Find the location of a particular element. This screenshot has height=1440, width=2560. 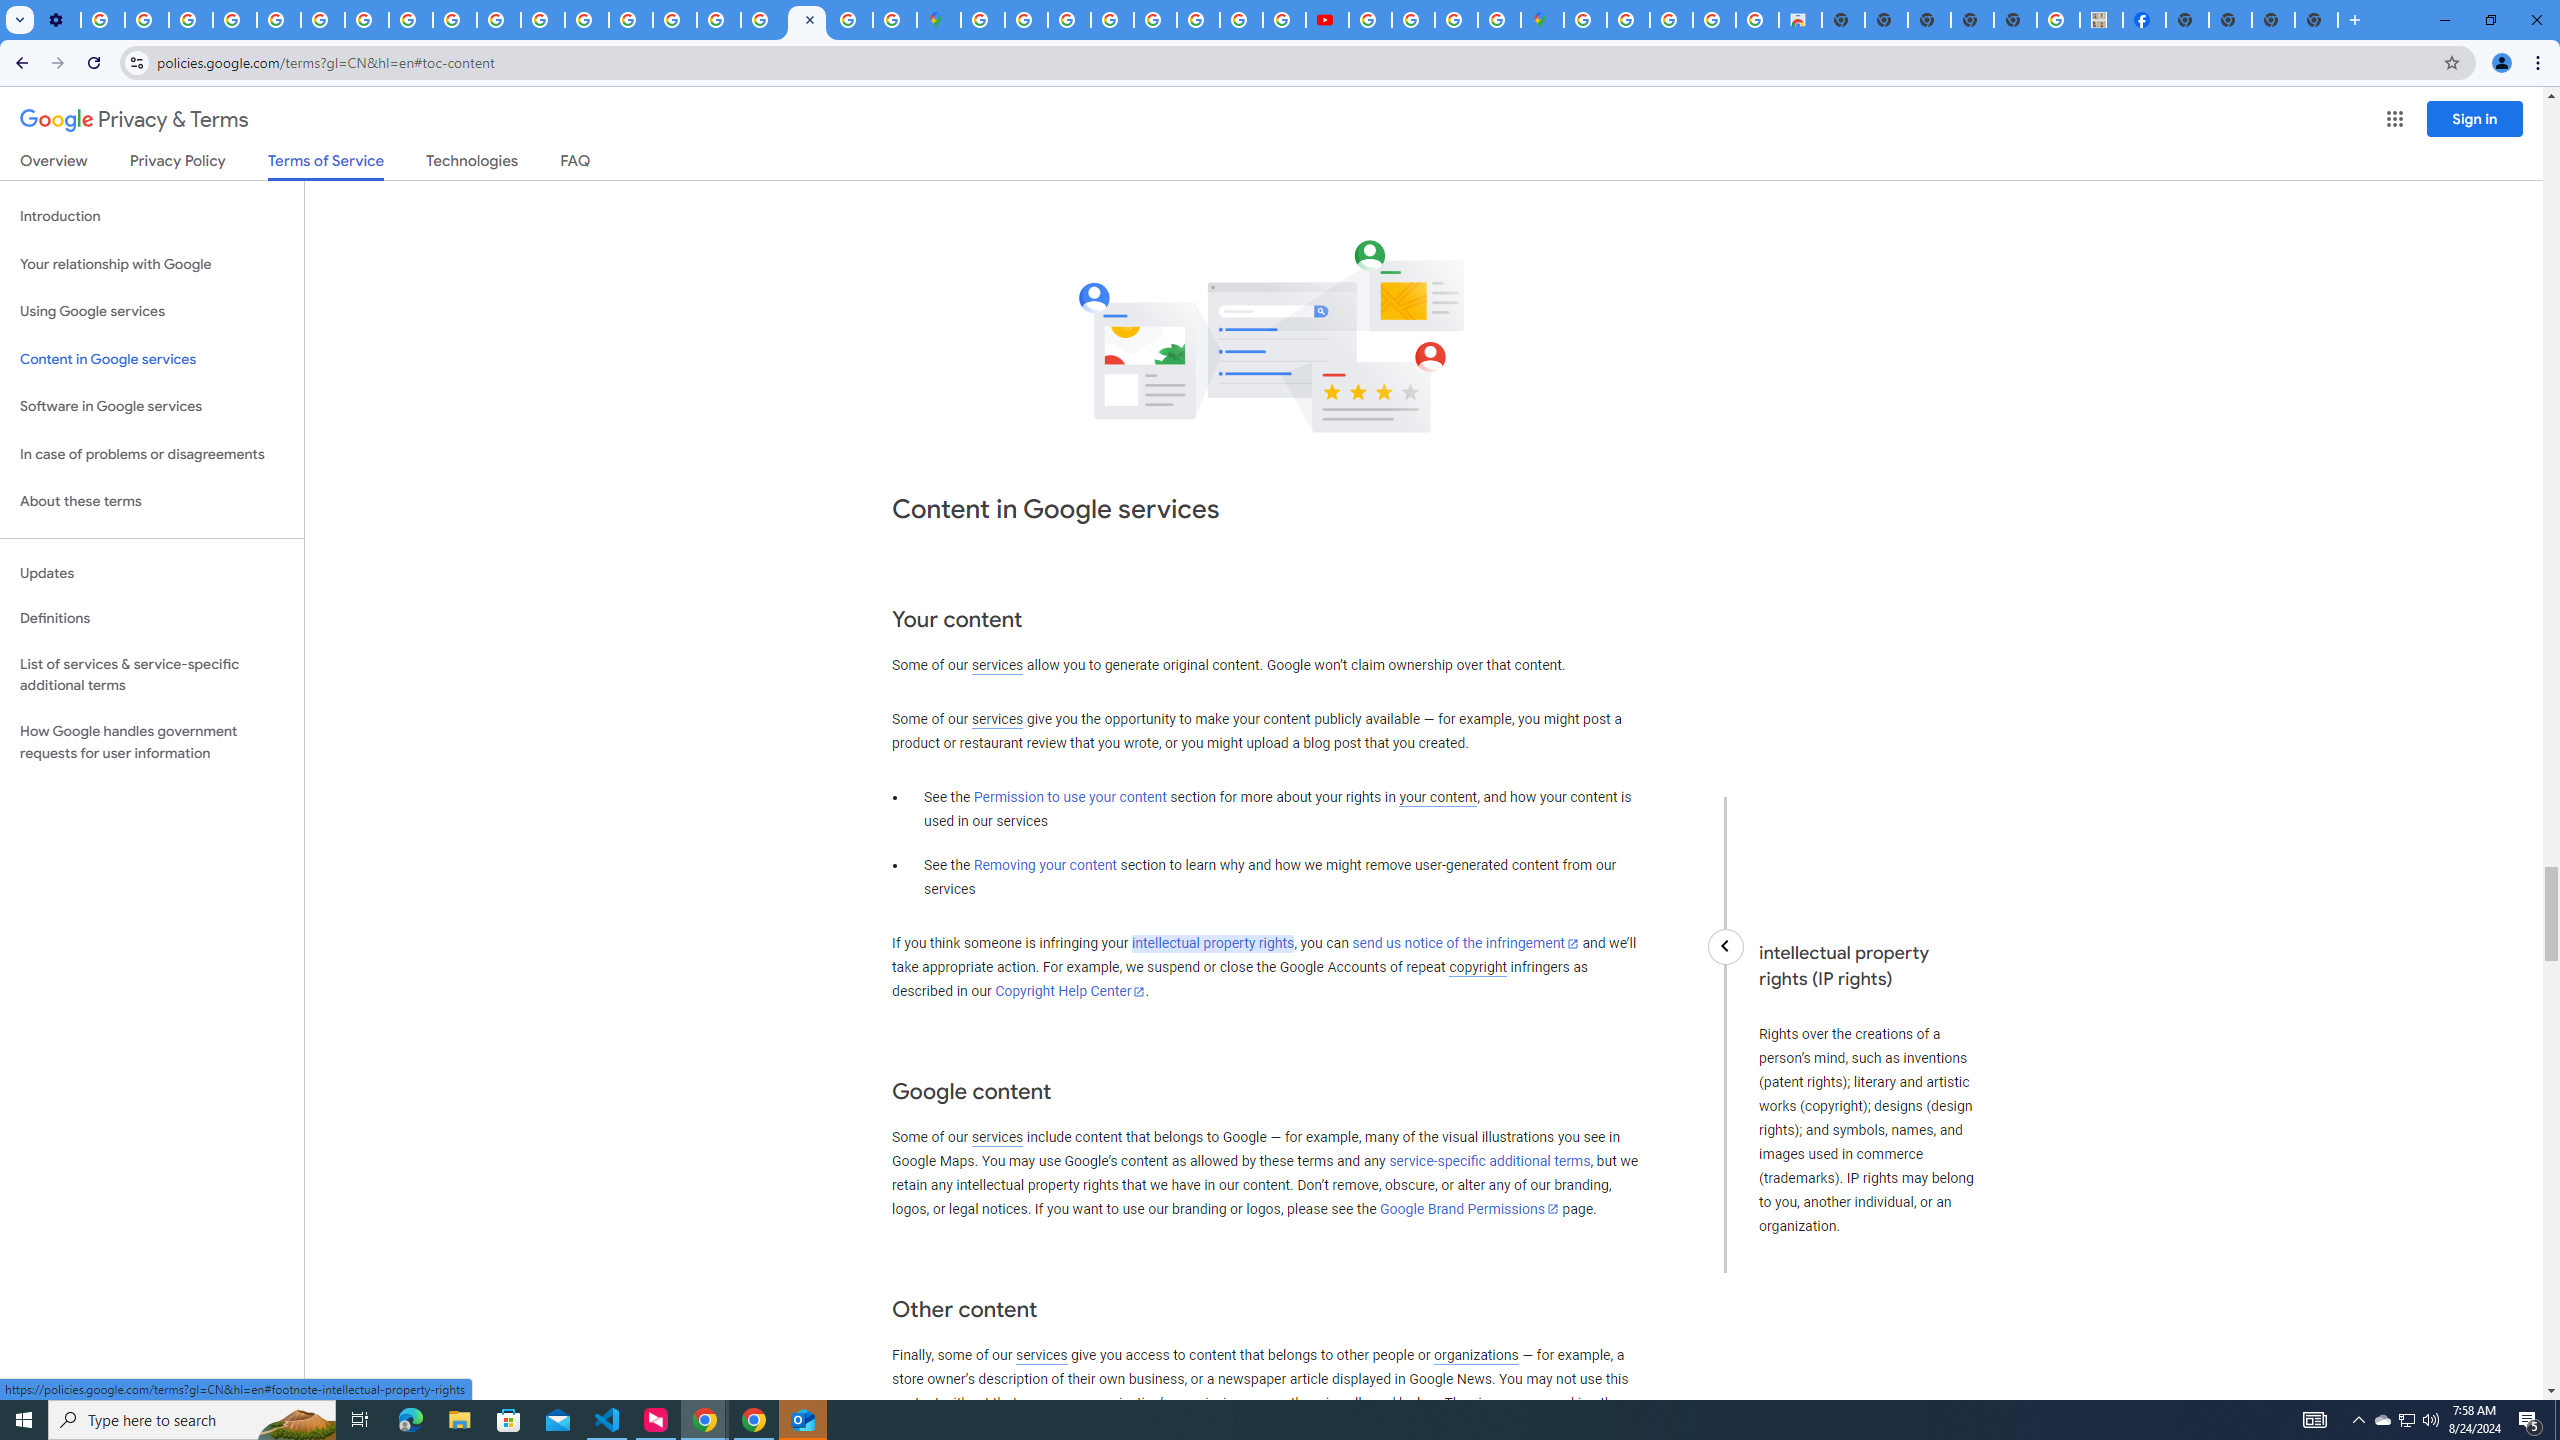

'Privacy Help Center - Policies Help' is located at coordinates (278, 19).